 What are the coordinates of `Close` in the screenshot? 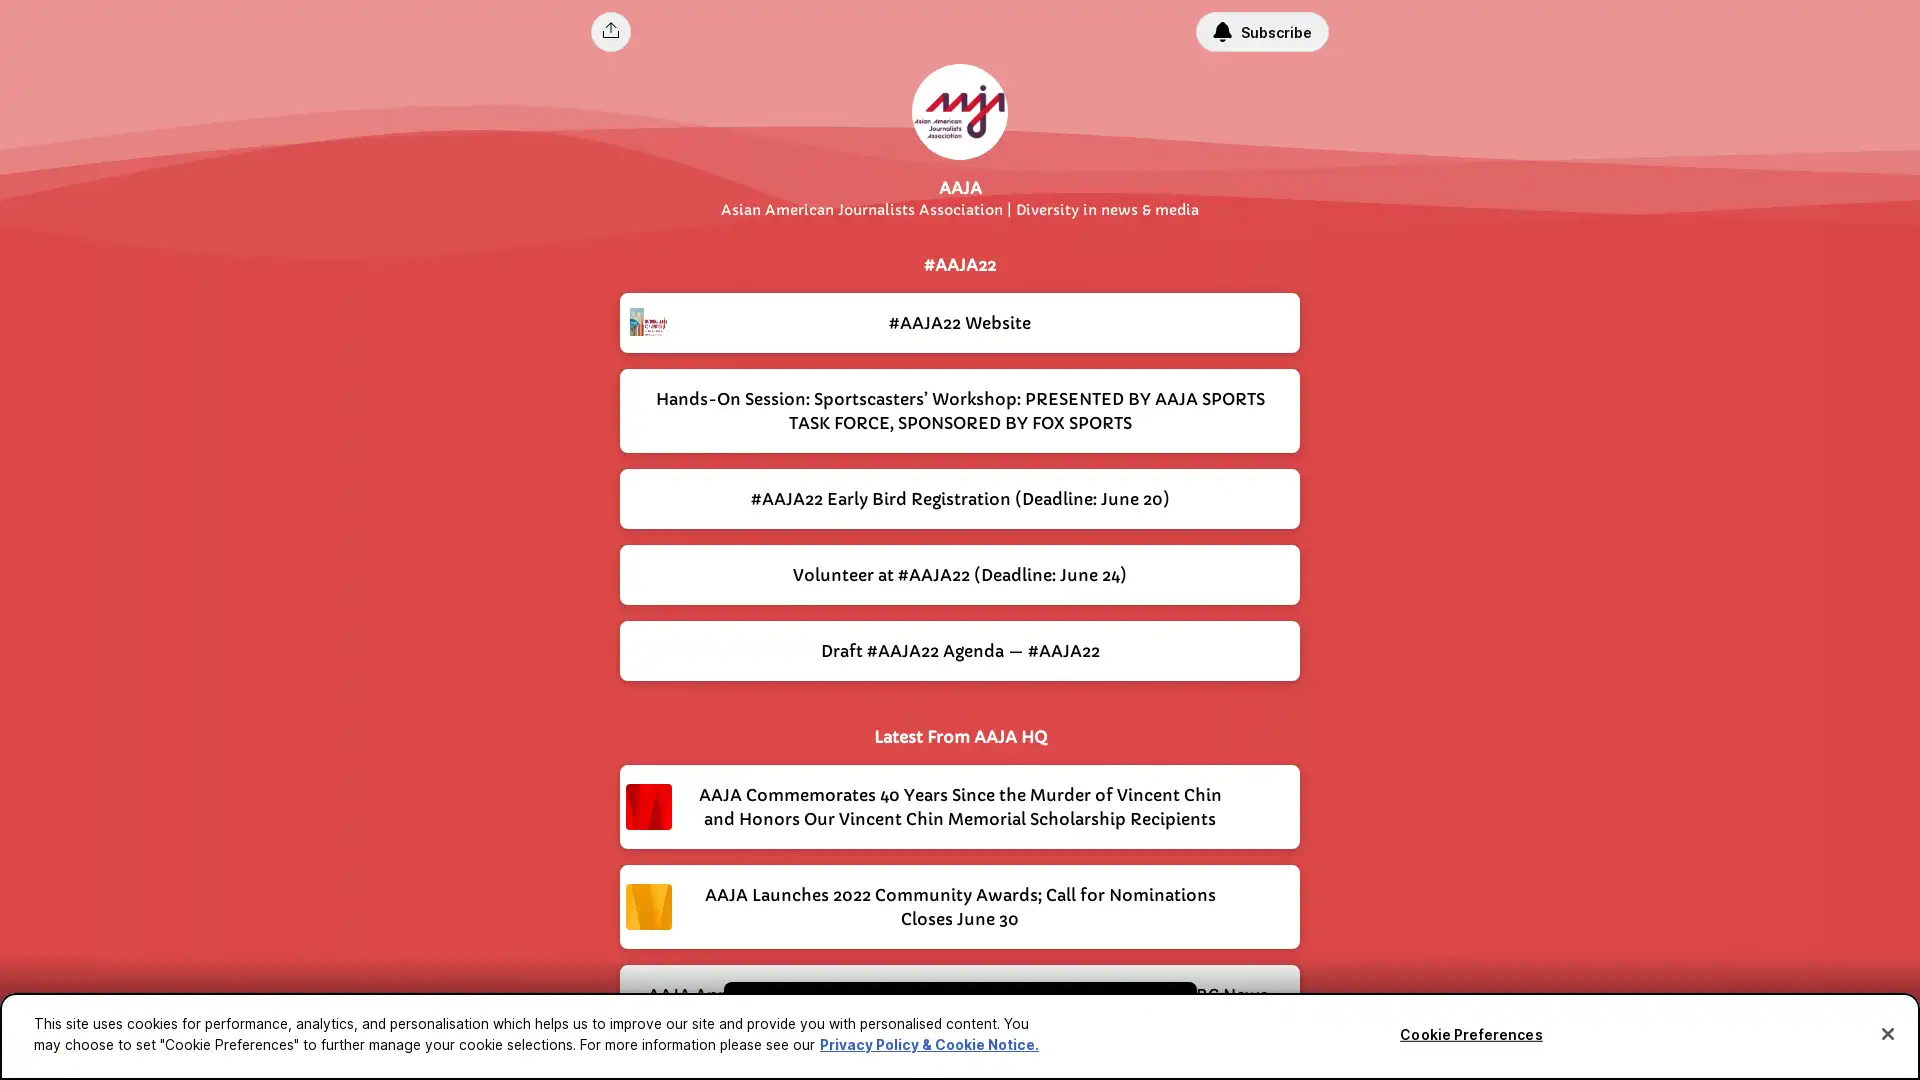 It's located at (1886, 1033).